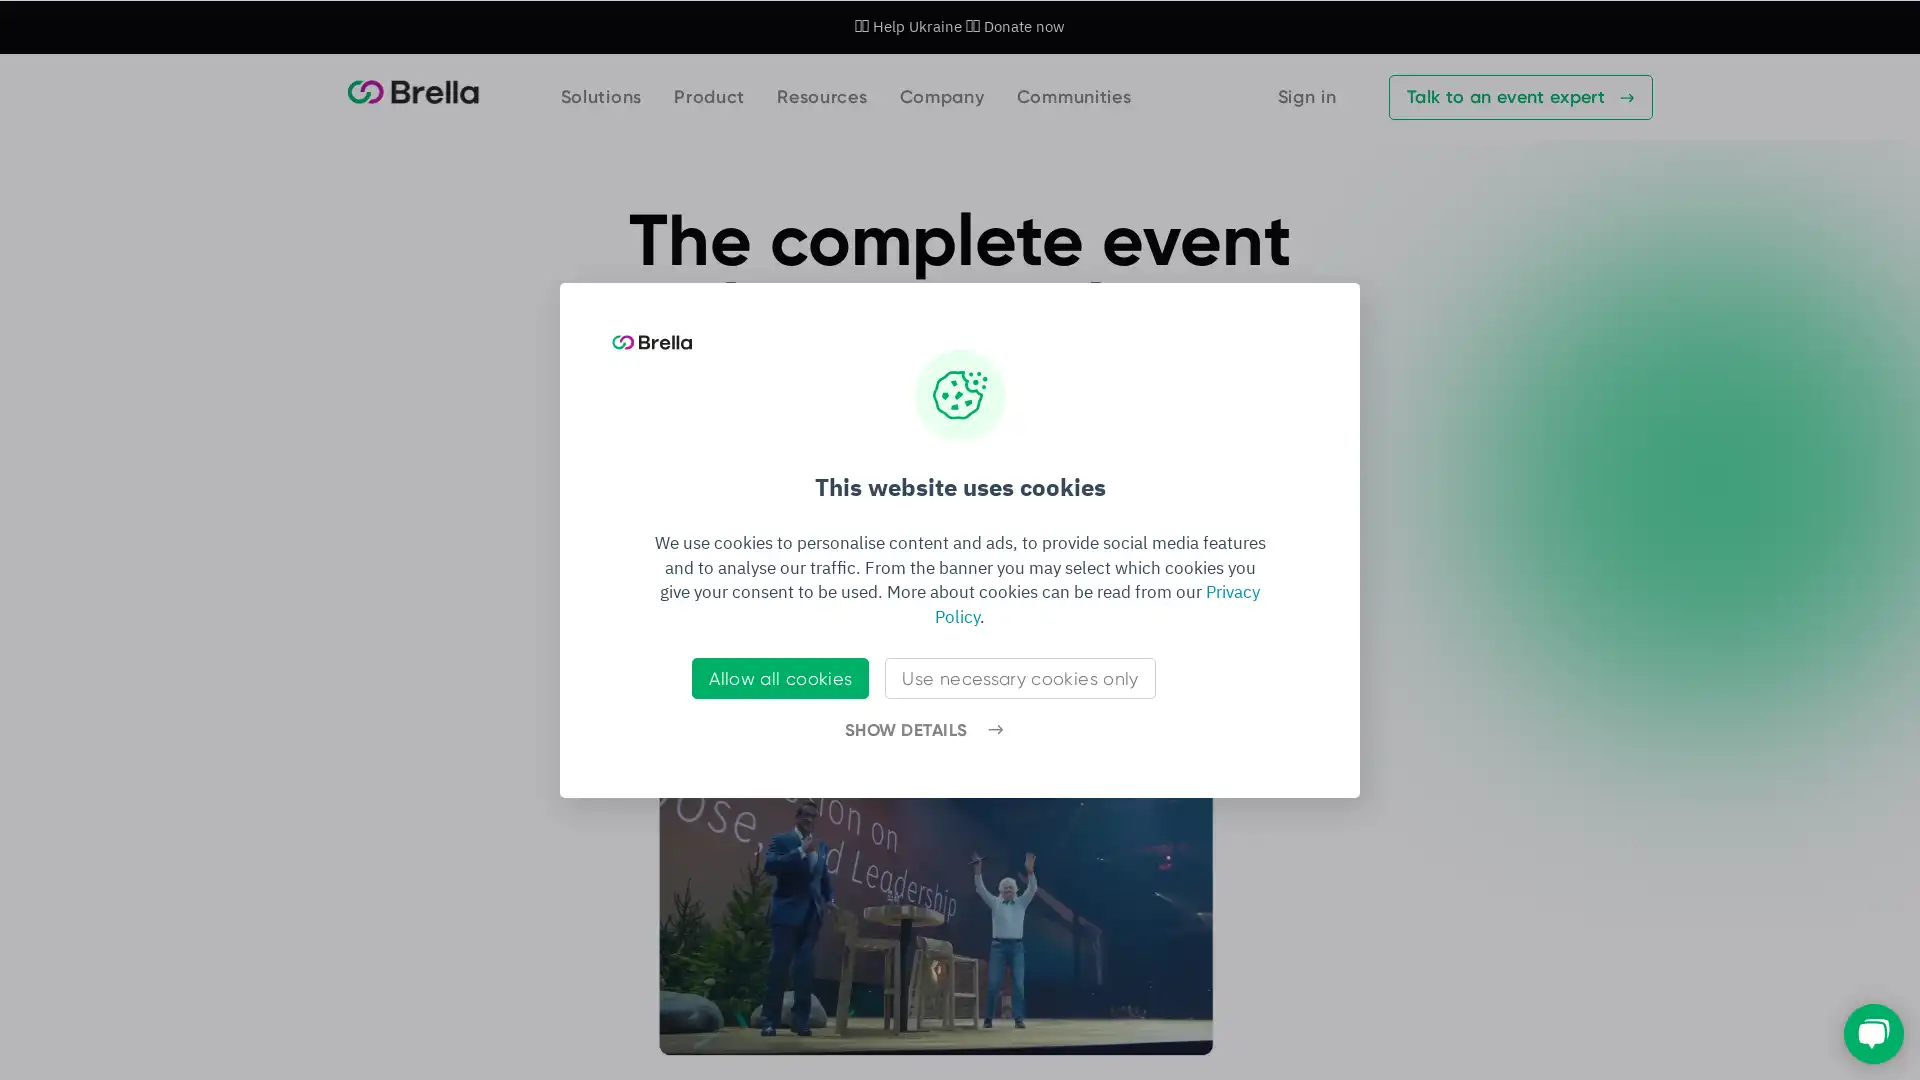  What do you see at coordinates (1019, 677) in the screenshot?
I see `Use necessary cookies only` at bounding box center [1019, 677].